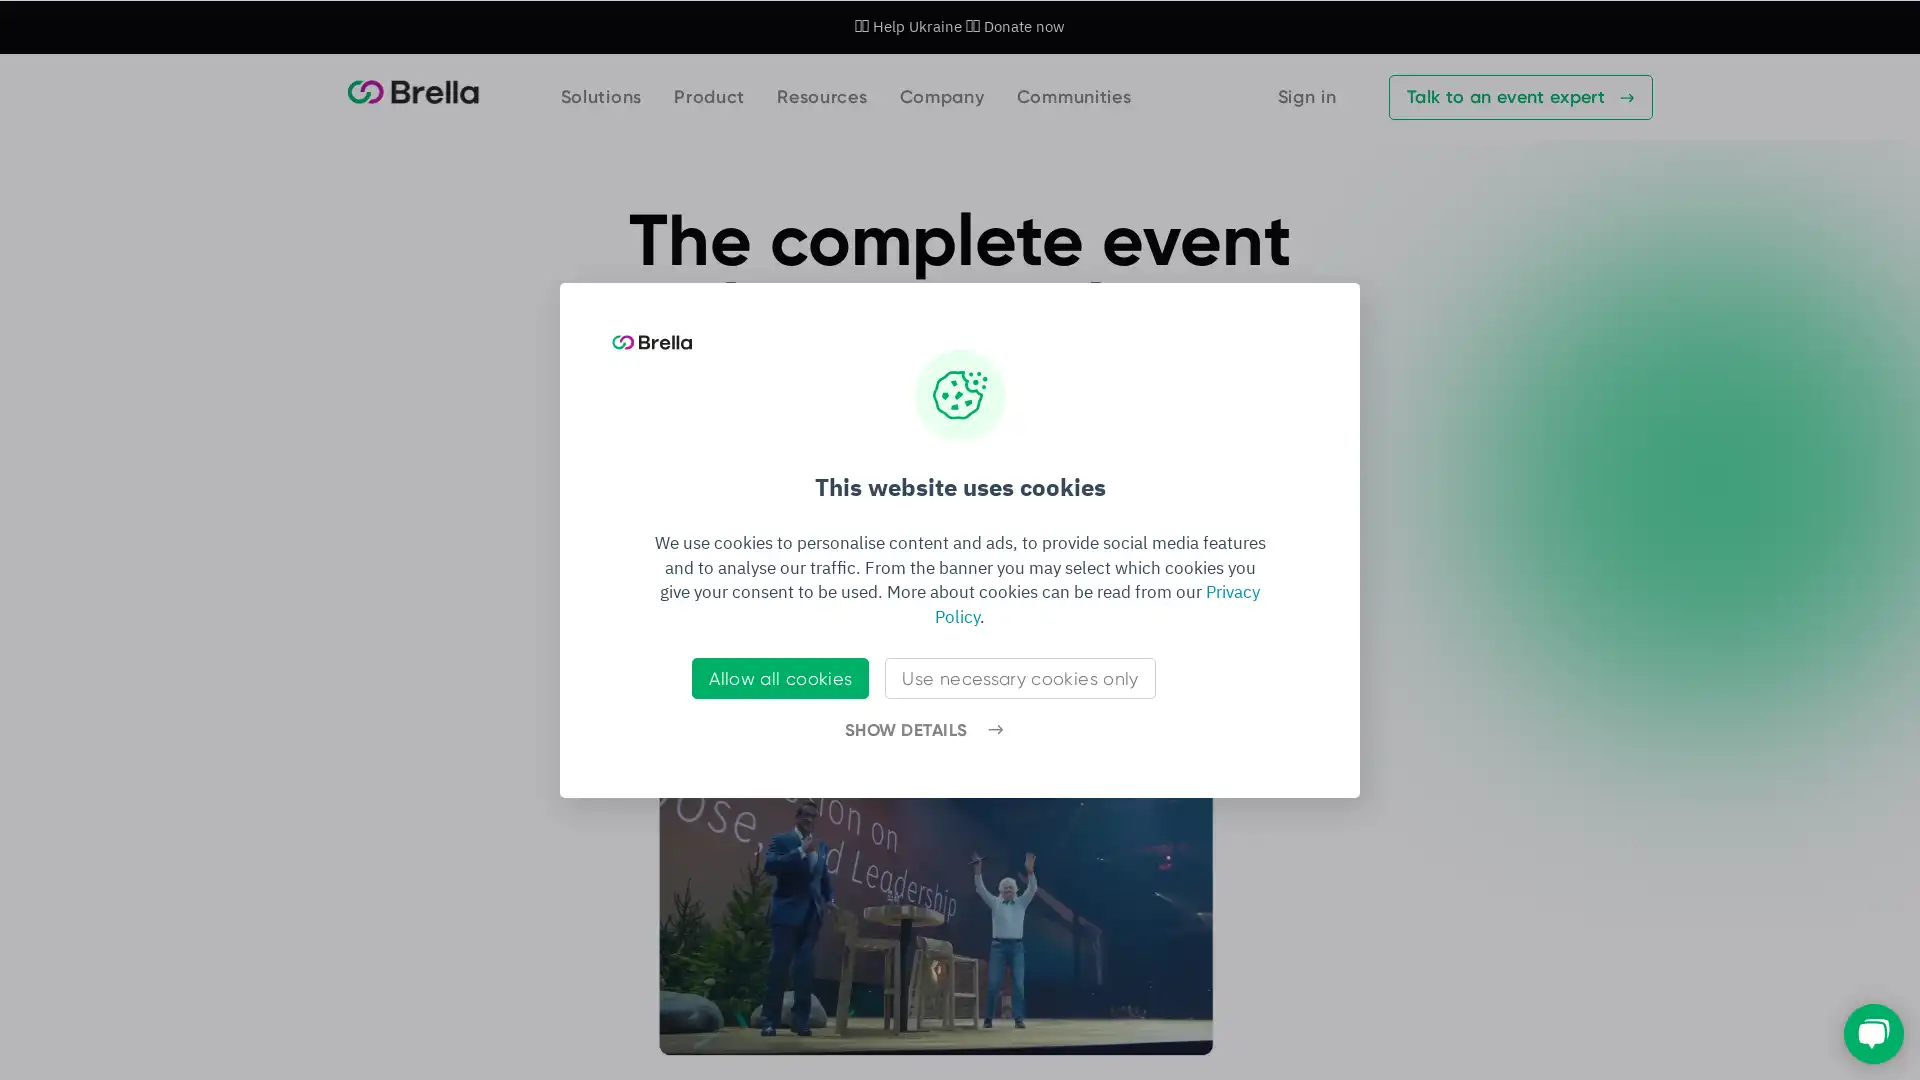  What do you see at coordinates (1019, 677) in the screenshot?
I see `Use necessary cookies only` at bounding box center [1019, 677].